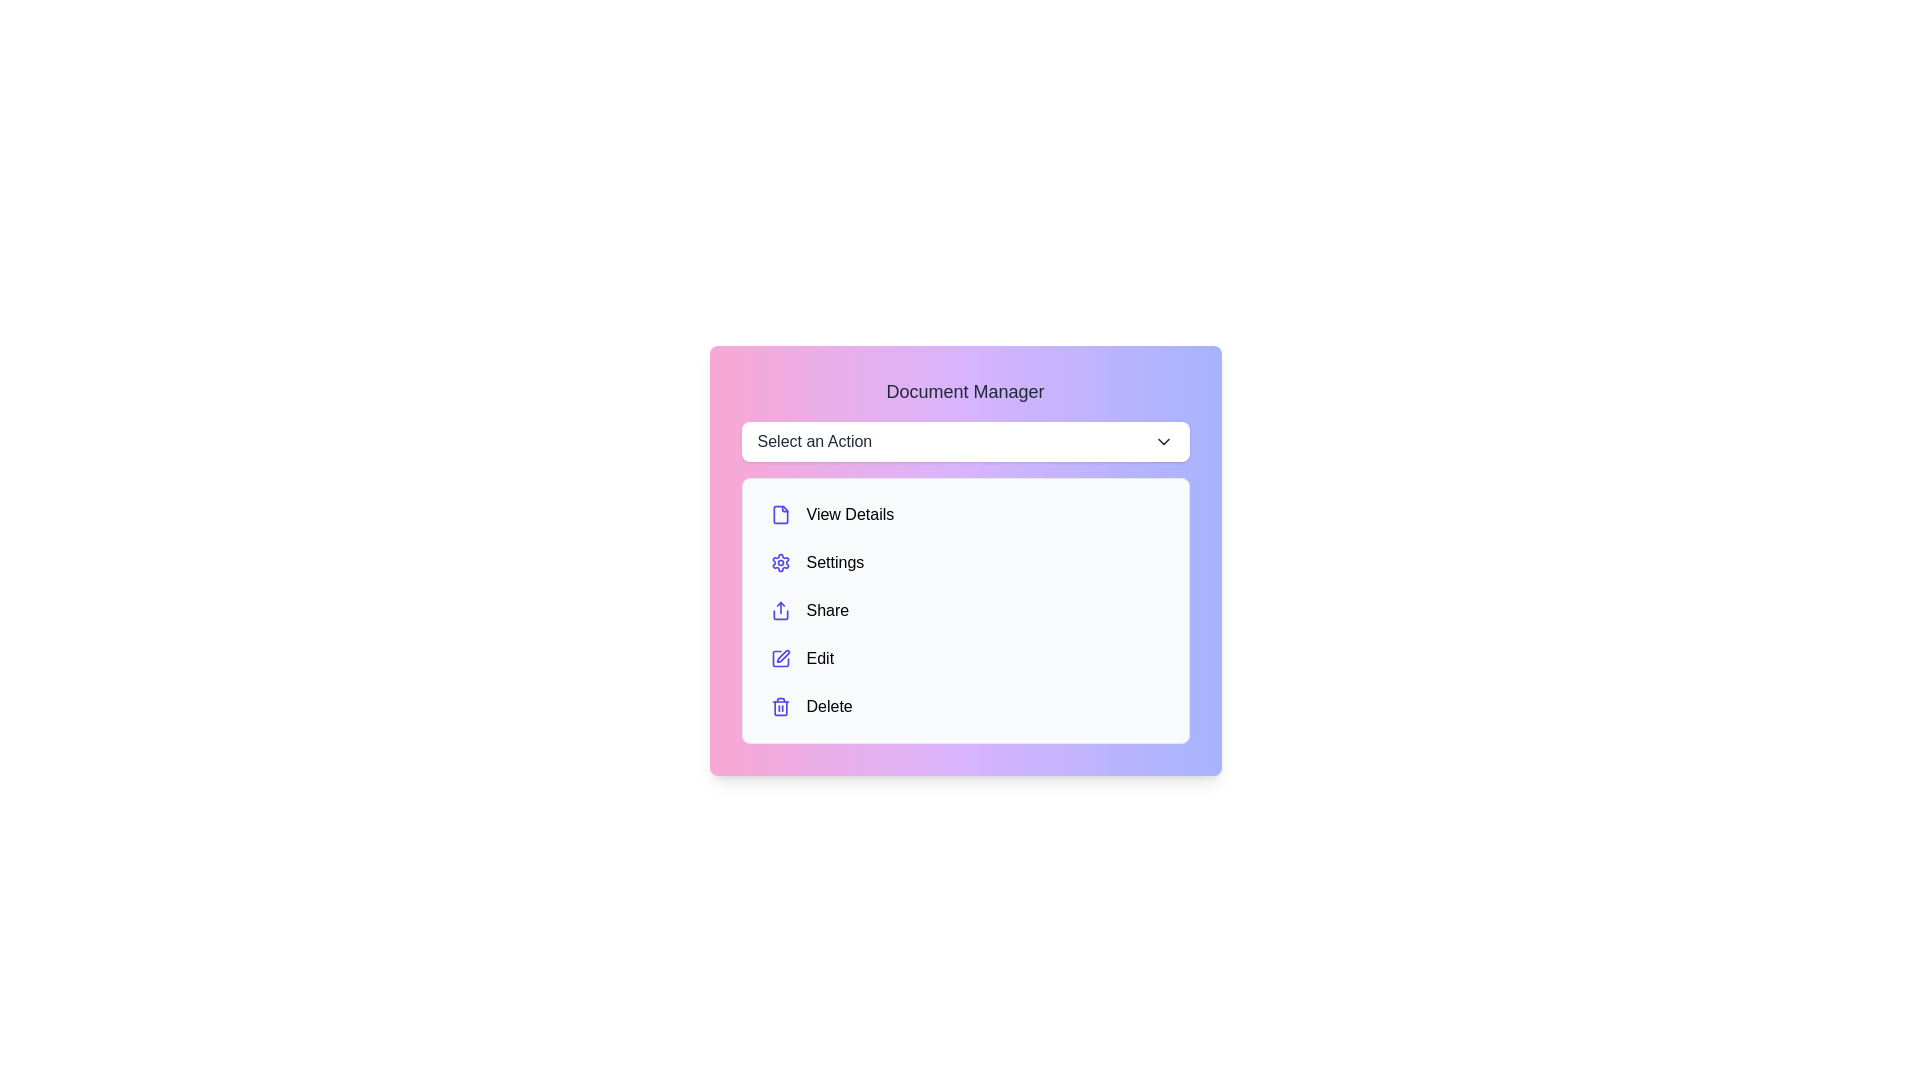  Describe the element at coordinates (779, 659) in the screenshot. I see `the vector graphic component representing the outline of a square with an open top-right corner located in the 'Edit' dropdown menu` at that location.